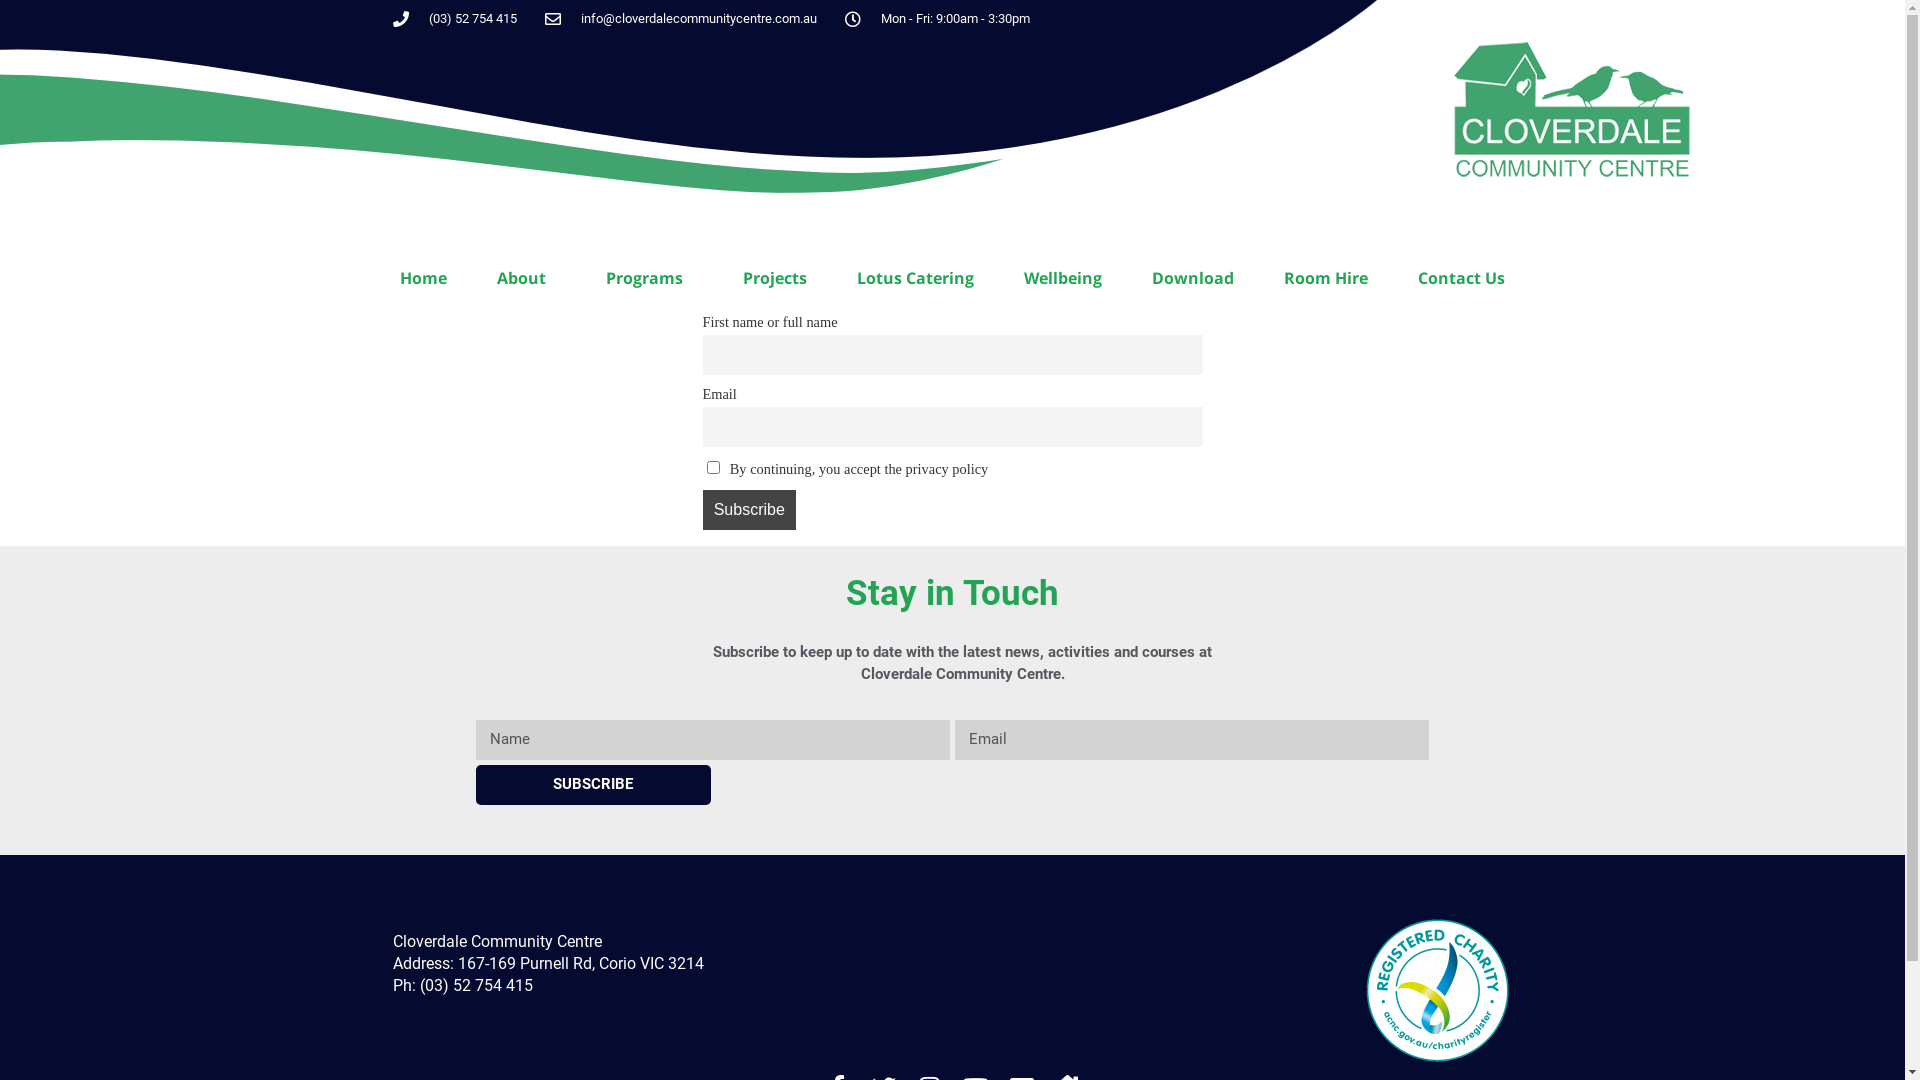 This screenshot has width=1920, height=1080. I want to click on 'Room Hire', so click(1325, 277).